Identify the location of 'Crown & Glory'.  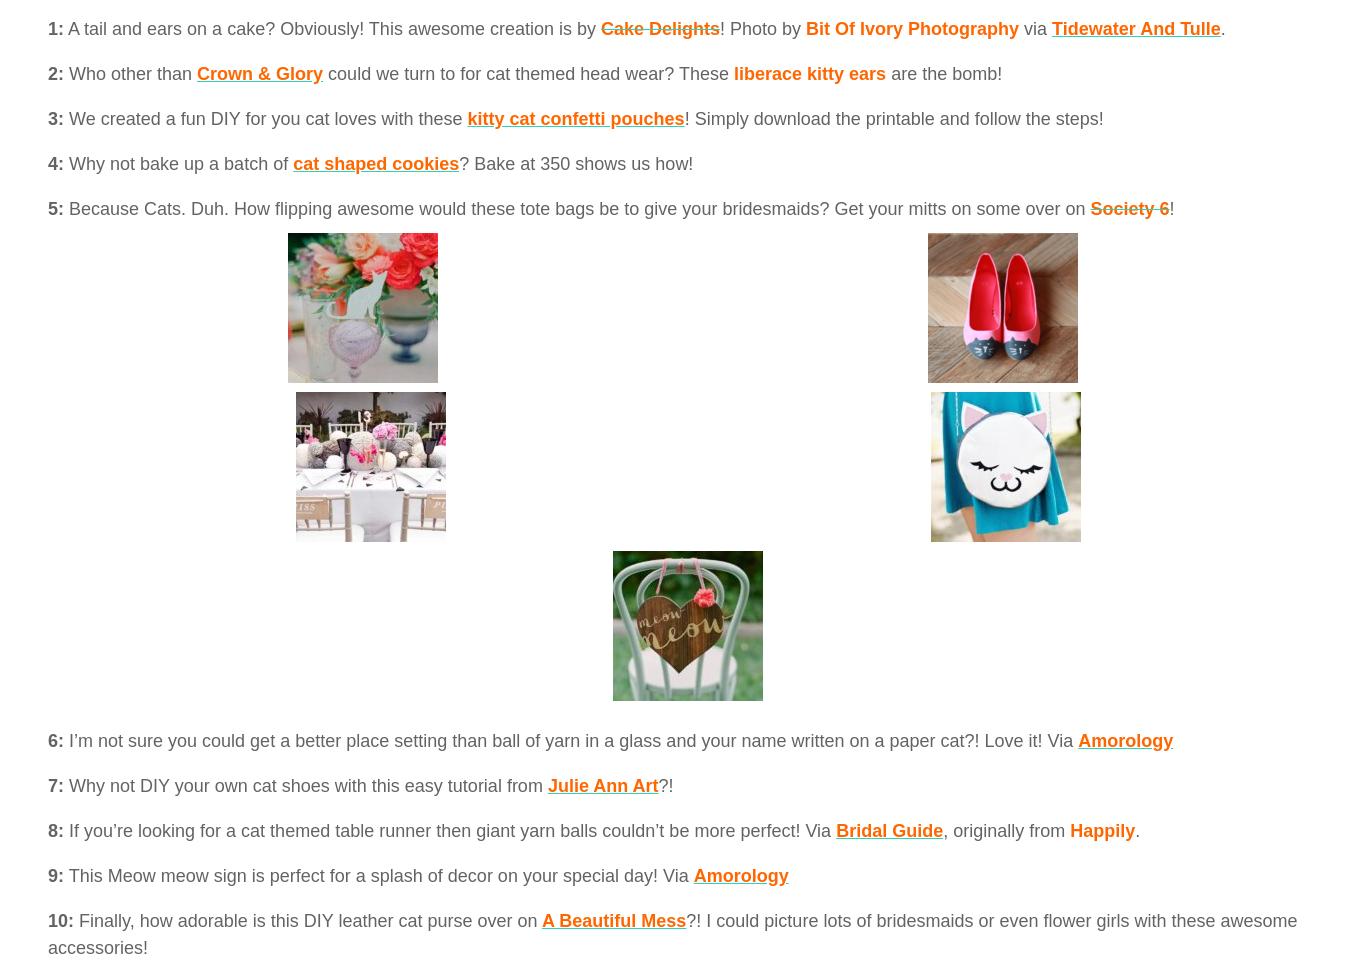
(259, 73).